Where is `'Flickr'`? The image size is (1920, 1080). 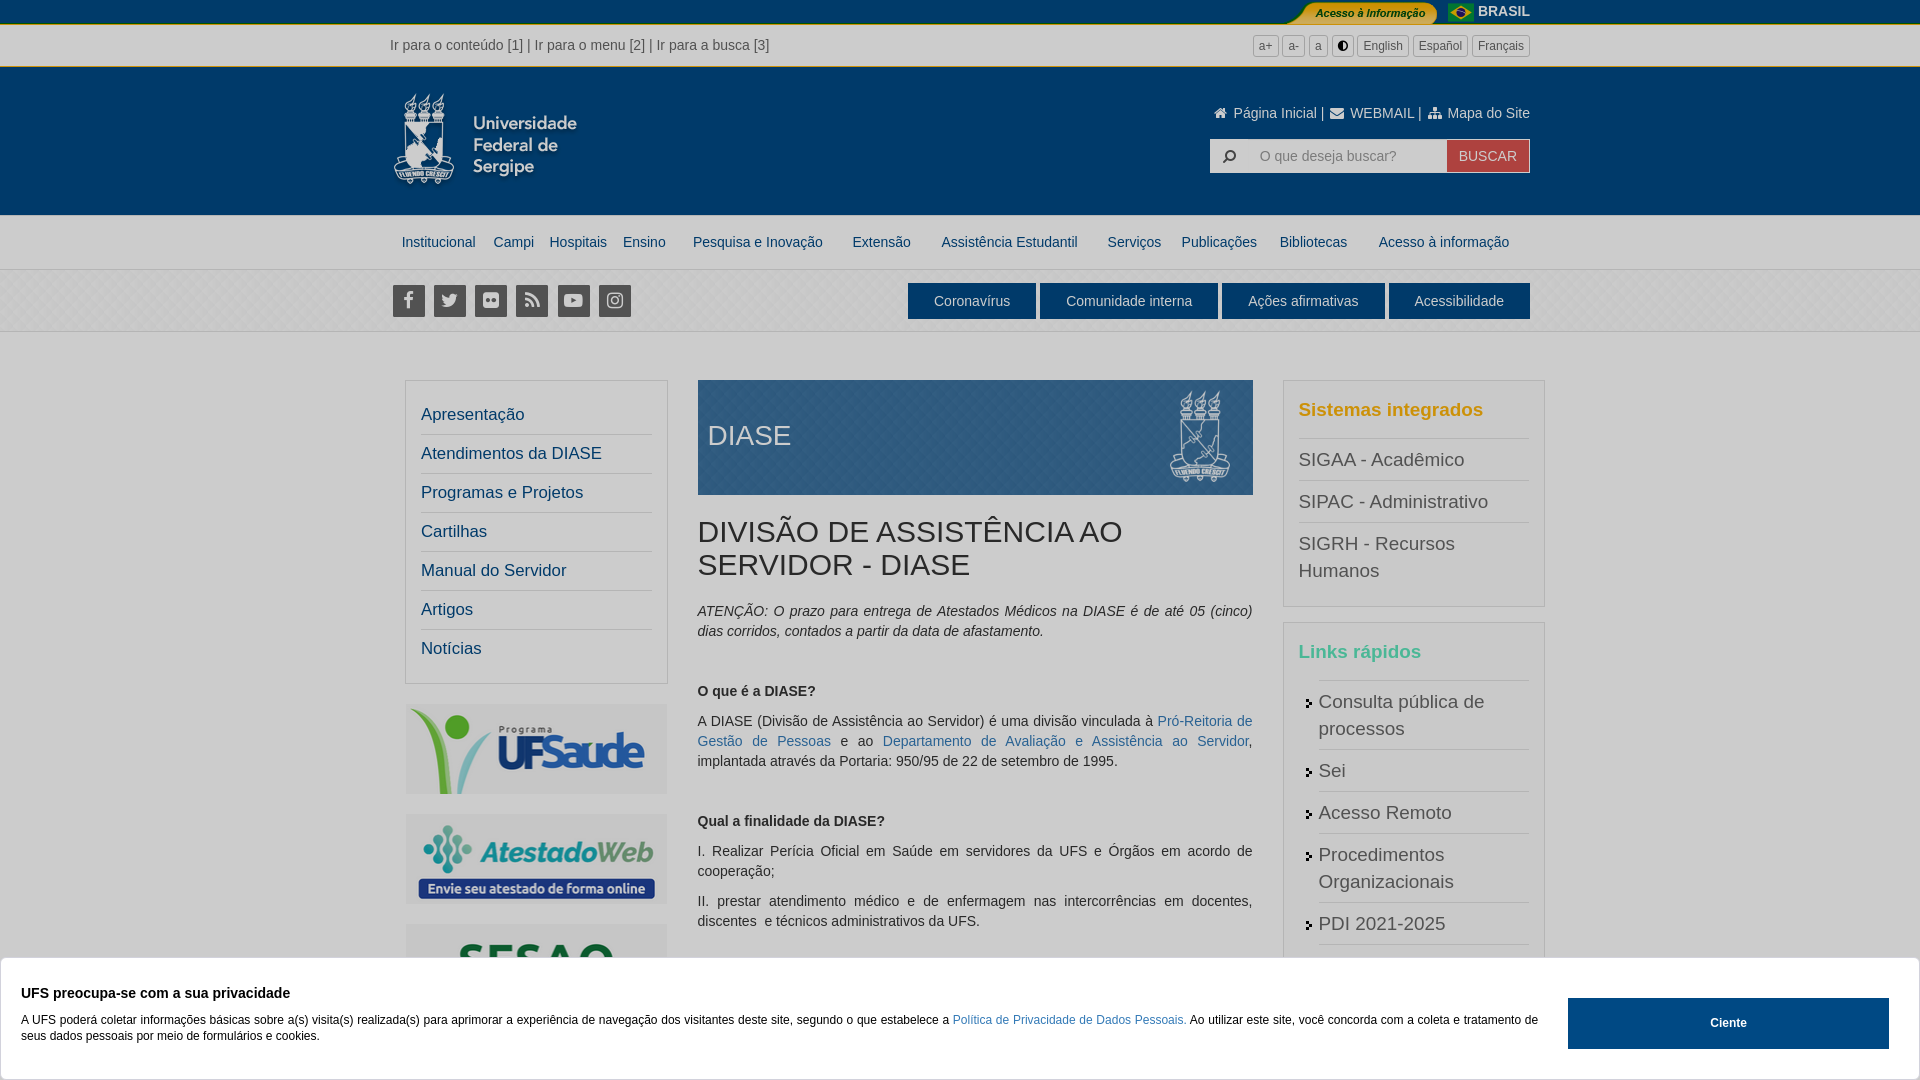 'Flickr' is located at coordinates (490, 300).